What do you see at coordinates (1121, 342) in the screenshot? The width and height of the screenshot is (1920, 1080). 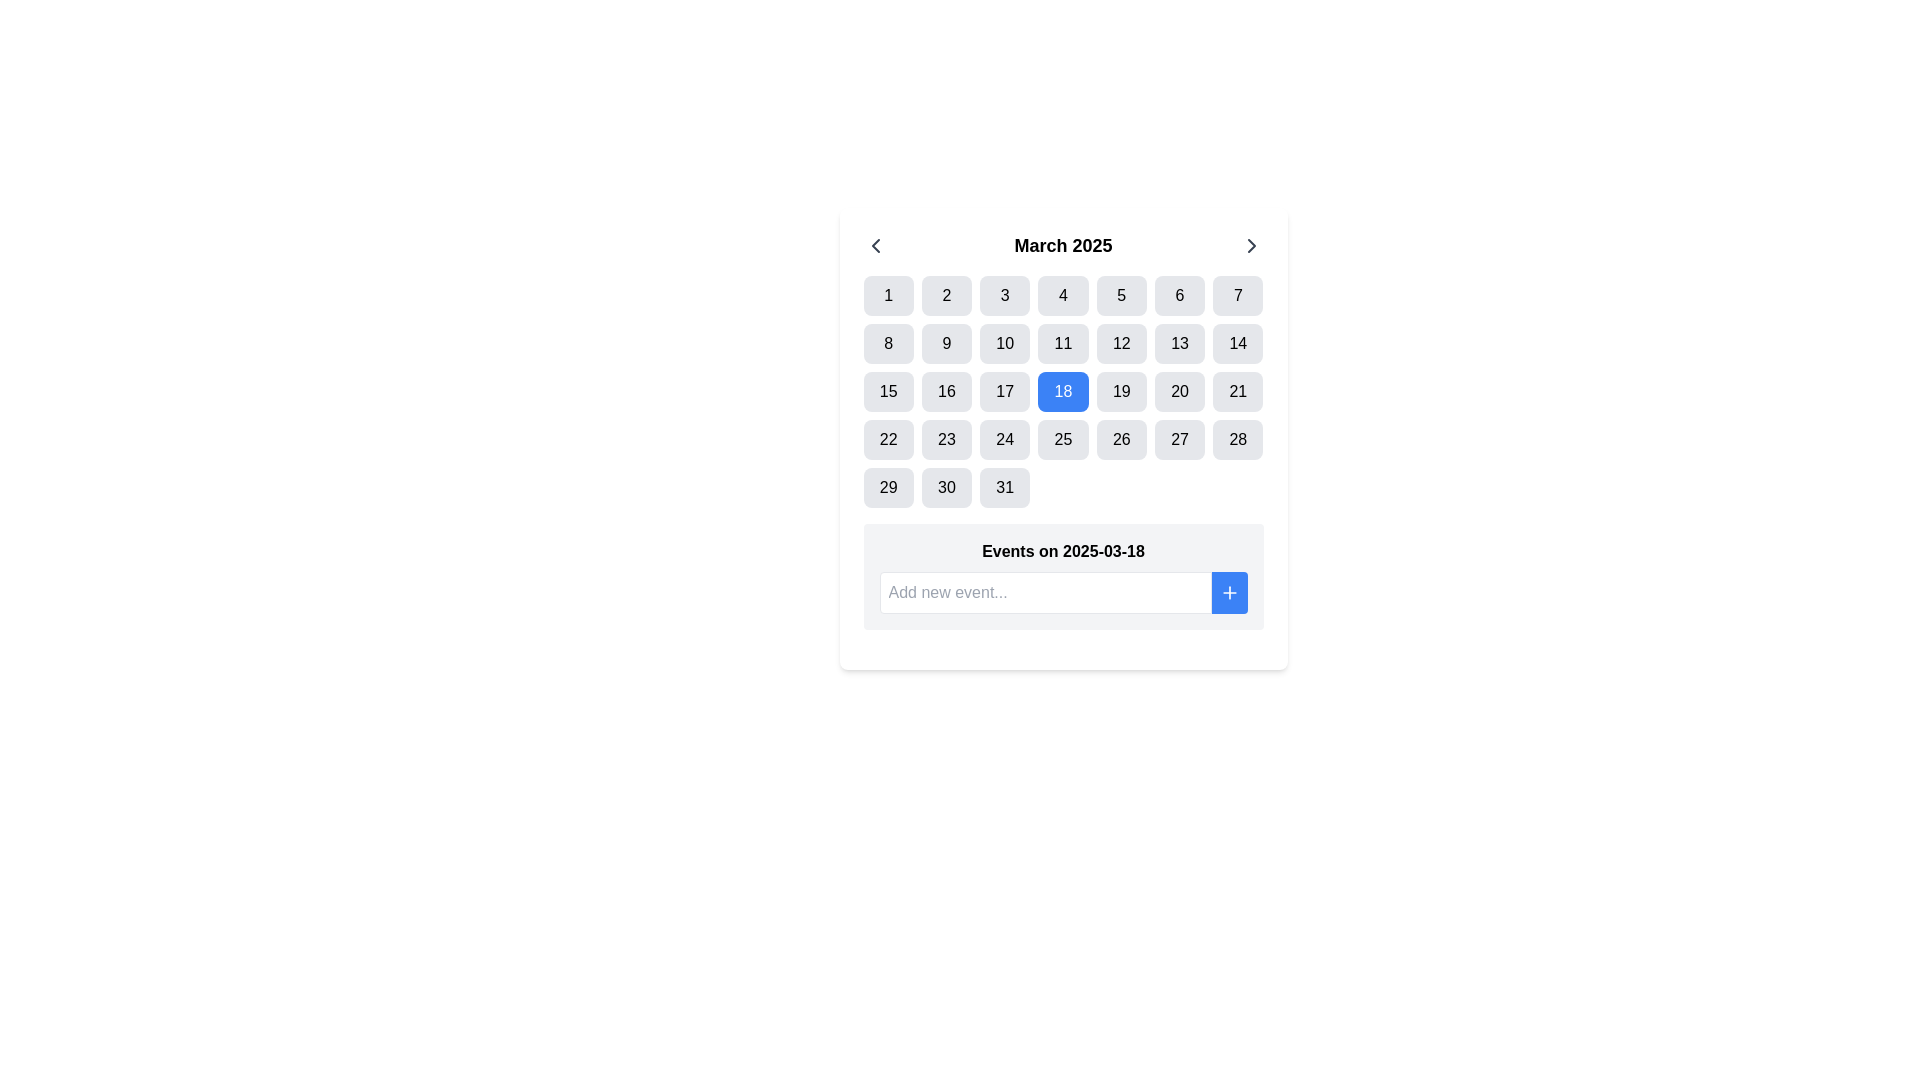 I see `the square button with rounded corners that has a gray background and displays the number '12' in black text, located in the second row and fifth column of the calendar grid below the title 'March 2025'` at bounding box center [1121, 342].